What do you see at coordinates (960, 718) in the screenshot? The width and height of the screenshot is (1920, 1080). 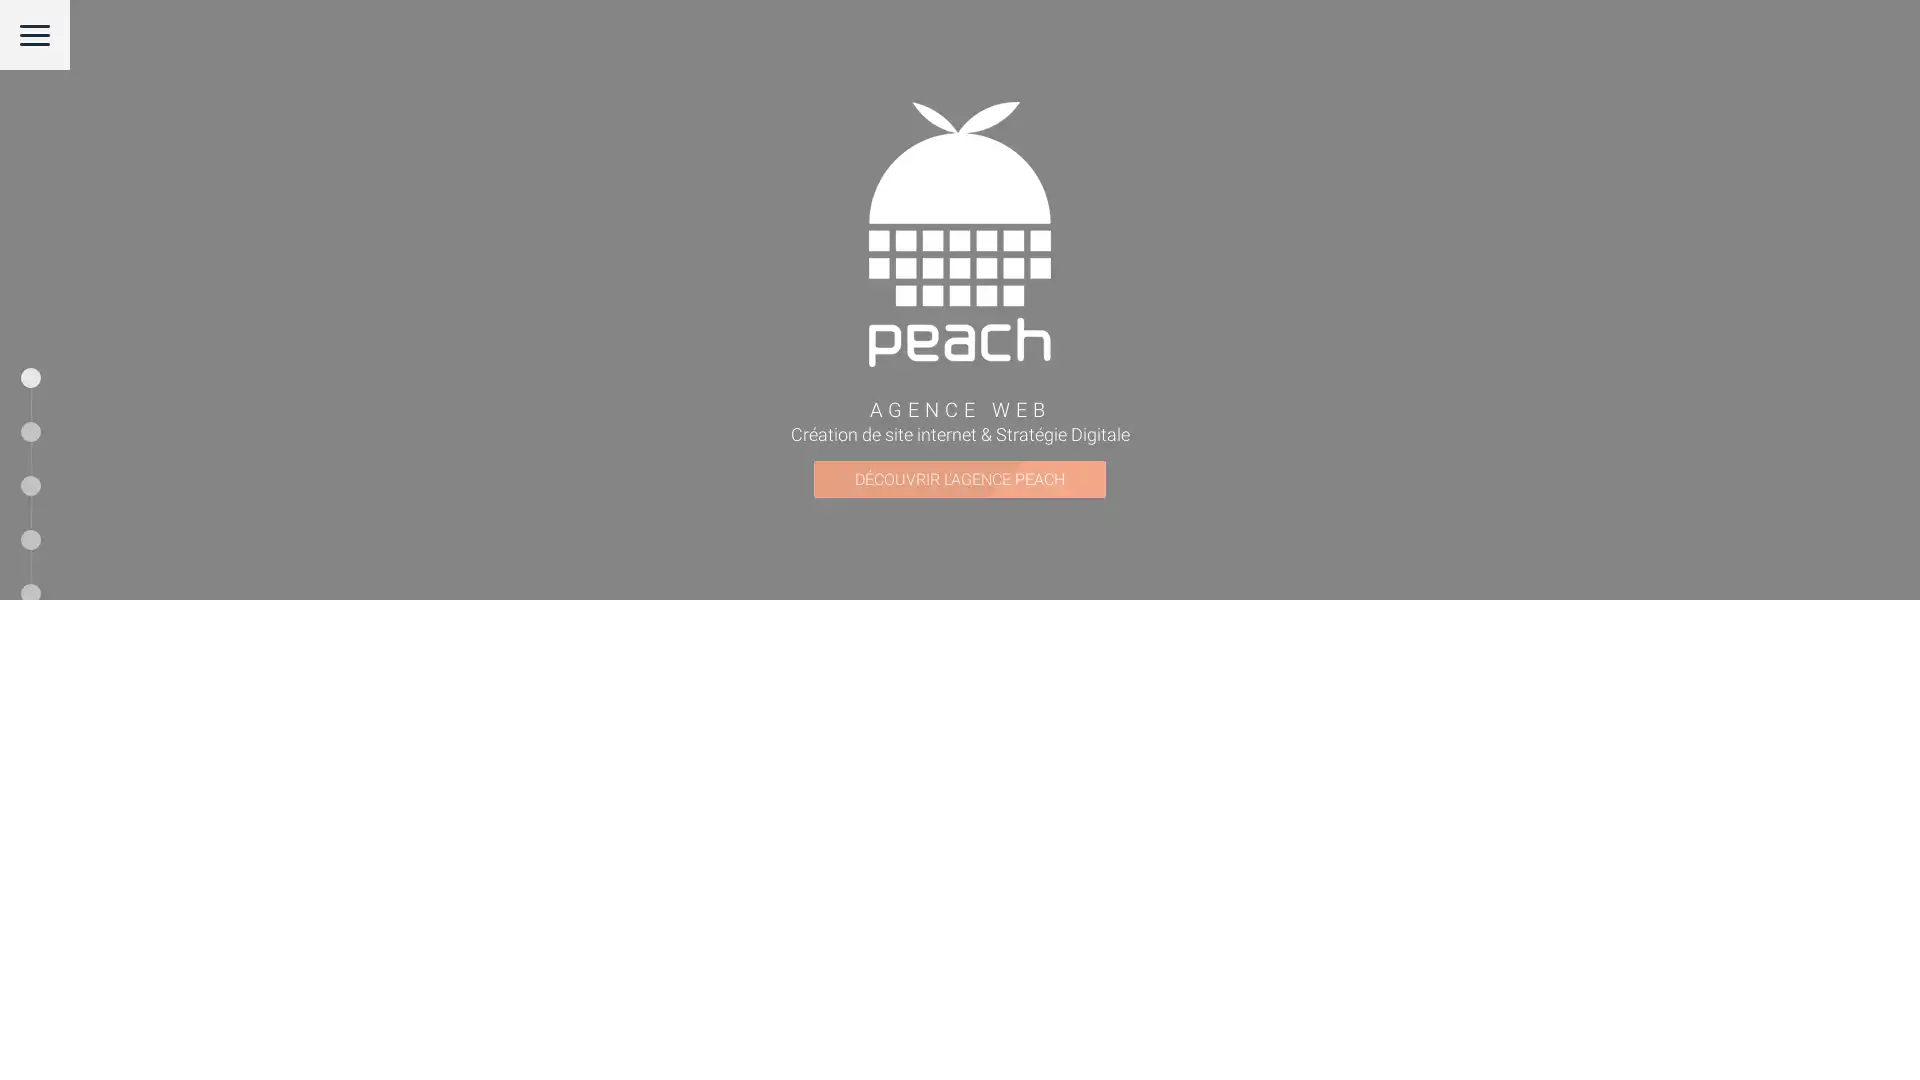 I see `DECOUVRIR L'AGENCE PEACH` at bounding box center [960, 718].